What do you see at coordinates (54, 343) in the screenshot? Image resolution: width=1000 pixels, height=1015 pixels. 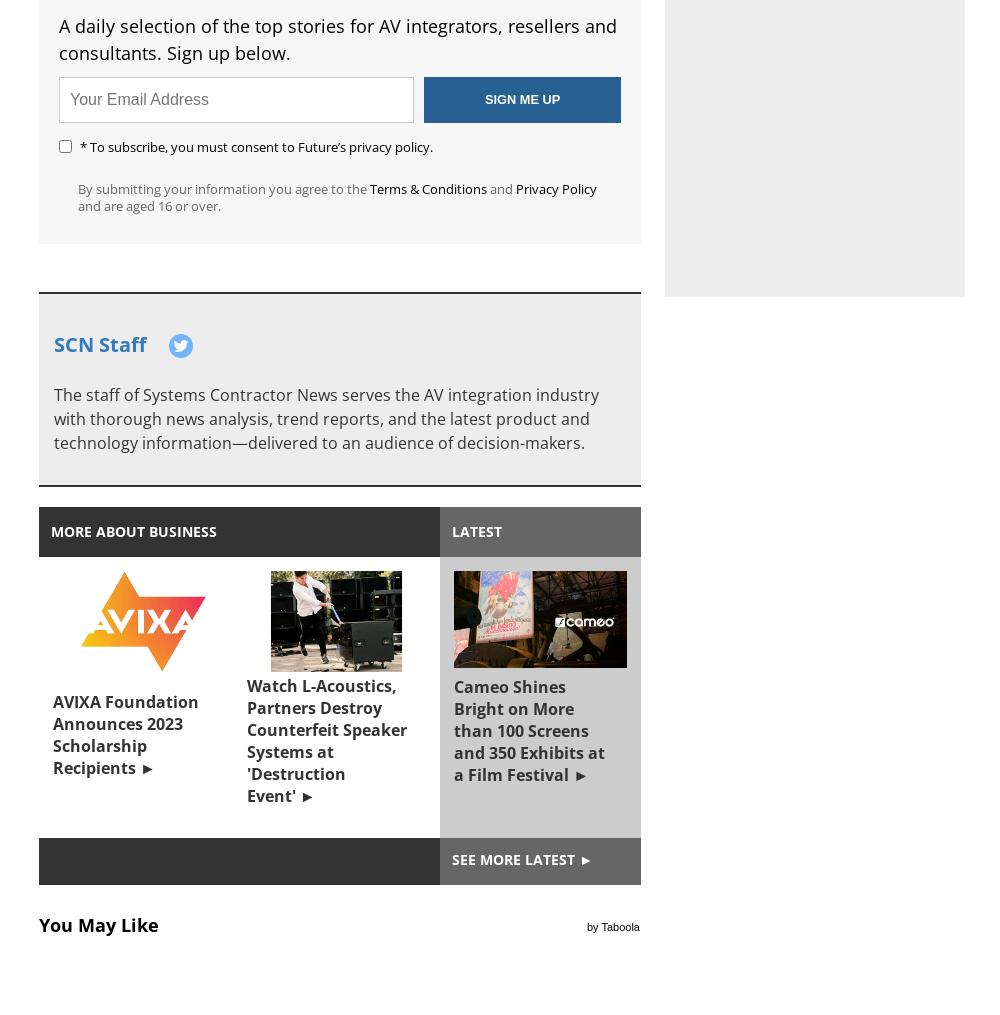 I see `'SCN Staff'` at bounding box center [54, 343].